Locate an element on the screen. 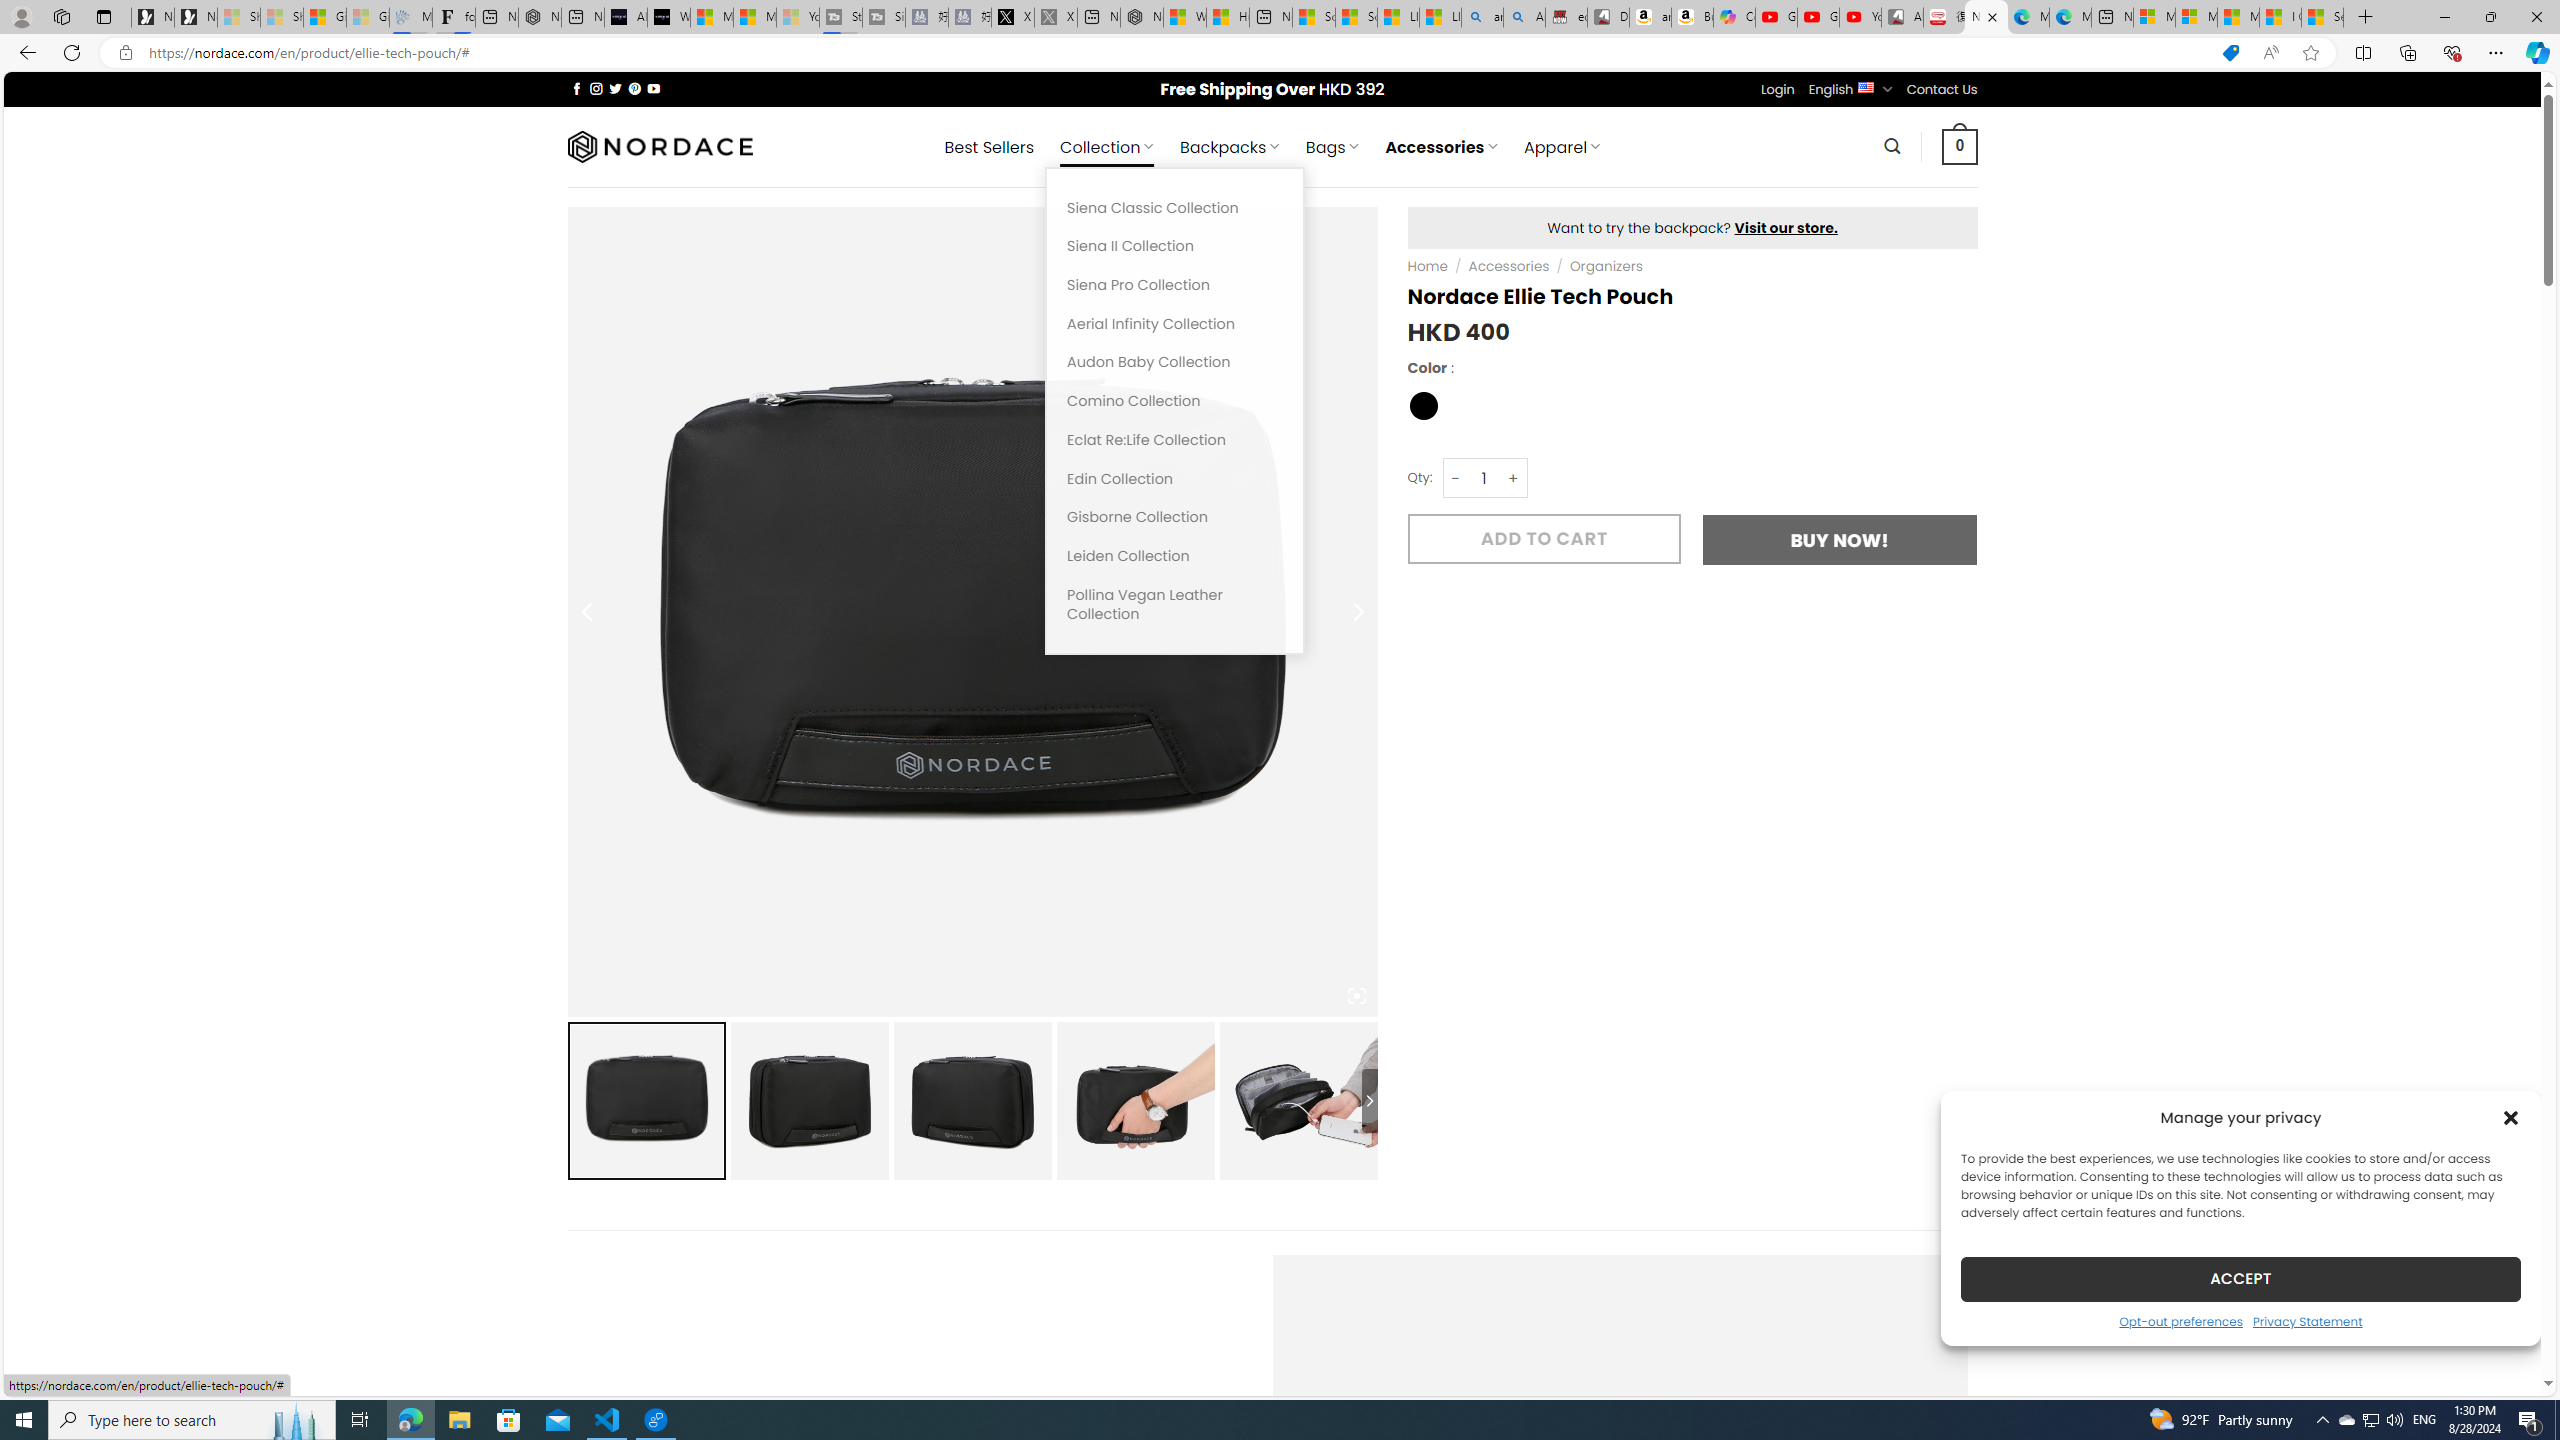 This screenshot has height=1440, width=2560. 'Follow on YouTube' is located at coordinates (653, 88).